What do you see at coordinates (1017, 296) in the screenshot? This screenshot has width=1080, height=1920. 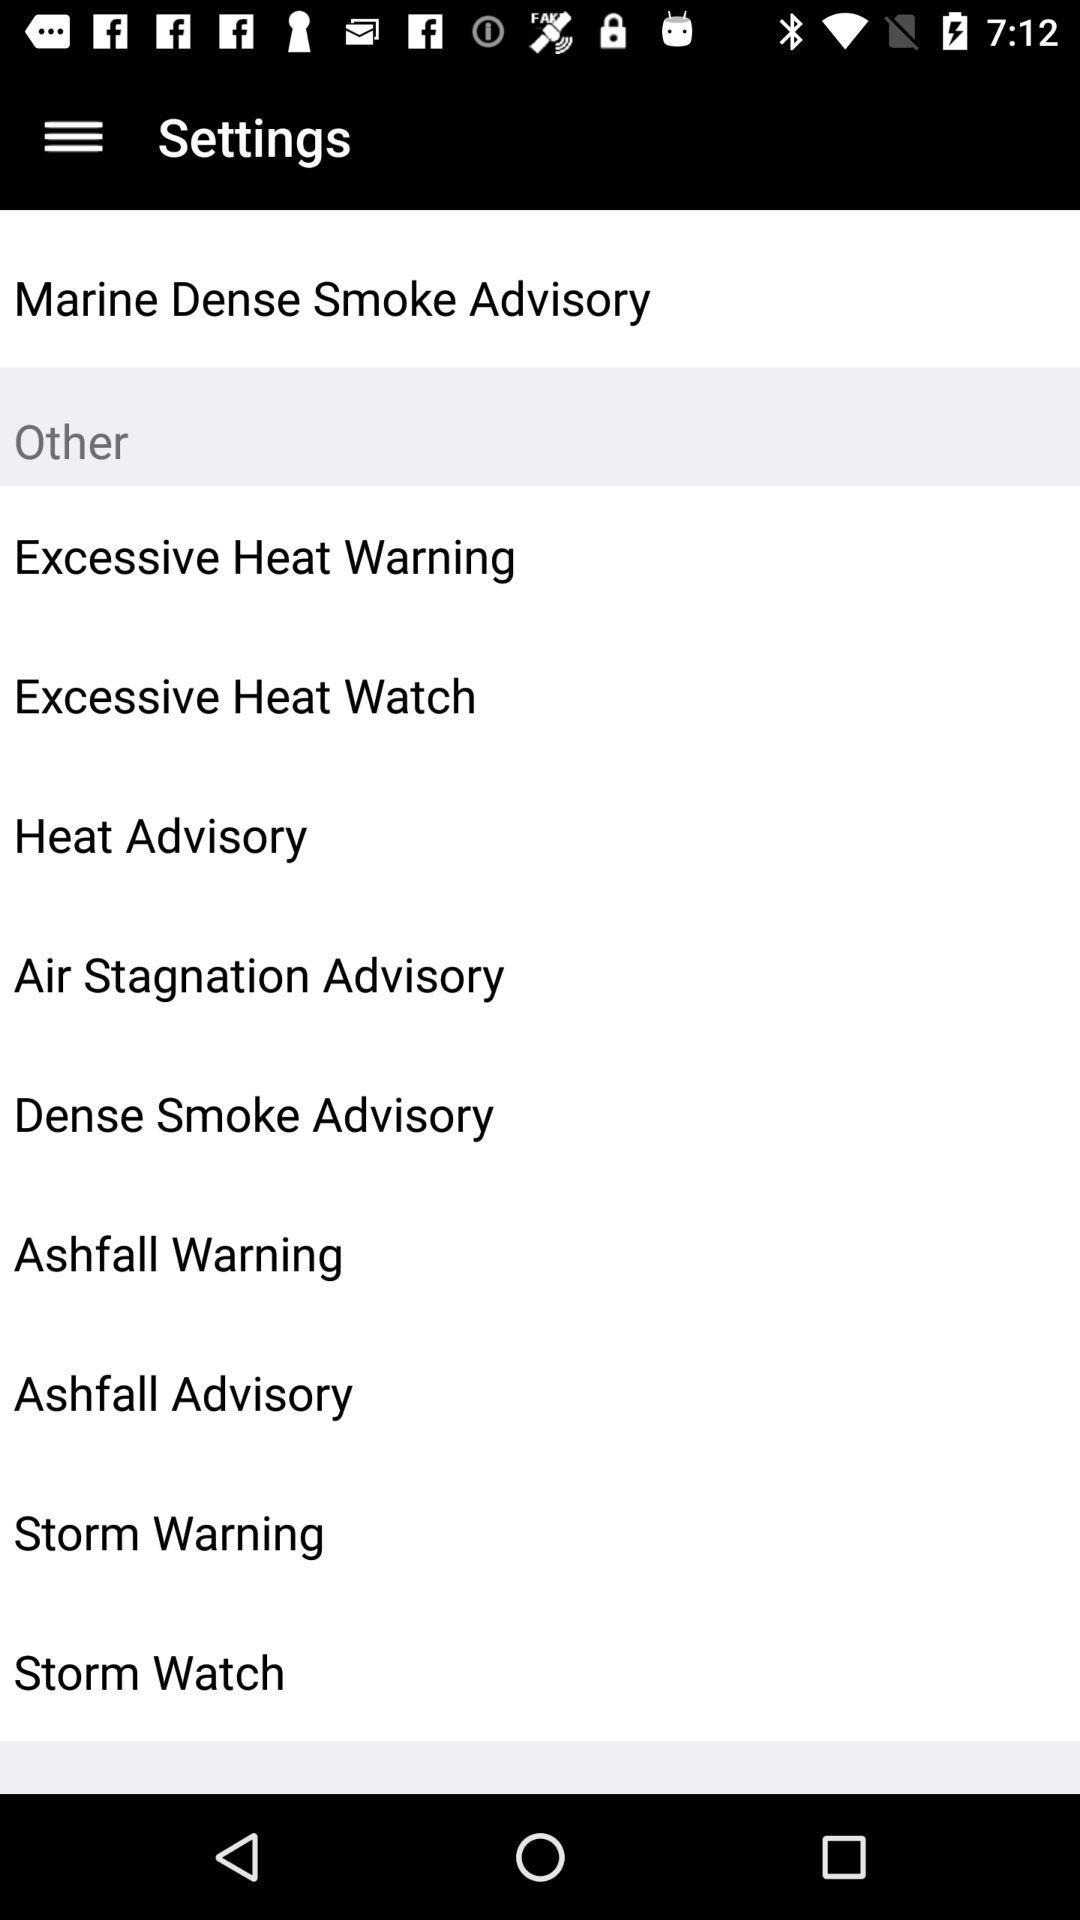 I see `icon to the right of marine dense smoke` at bounding box center [1017, 296].